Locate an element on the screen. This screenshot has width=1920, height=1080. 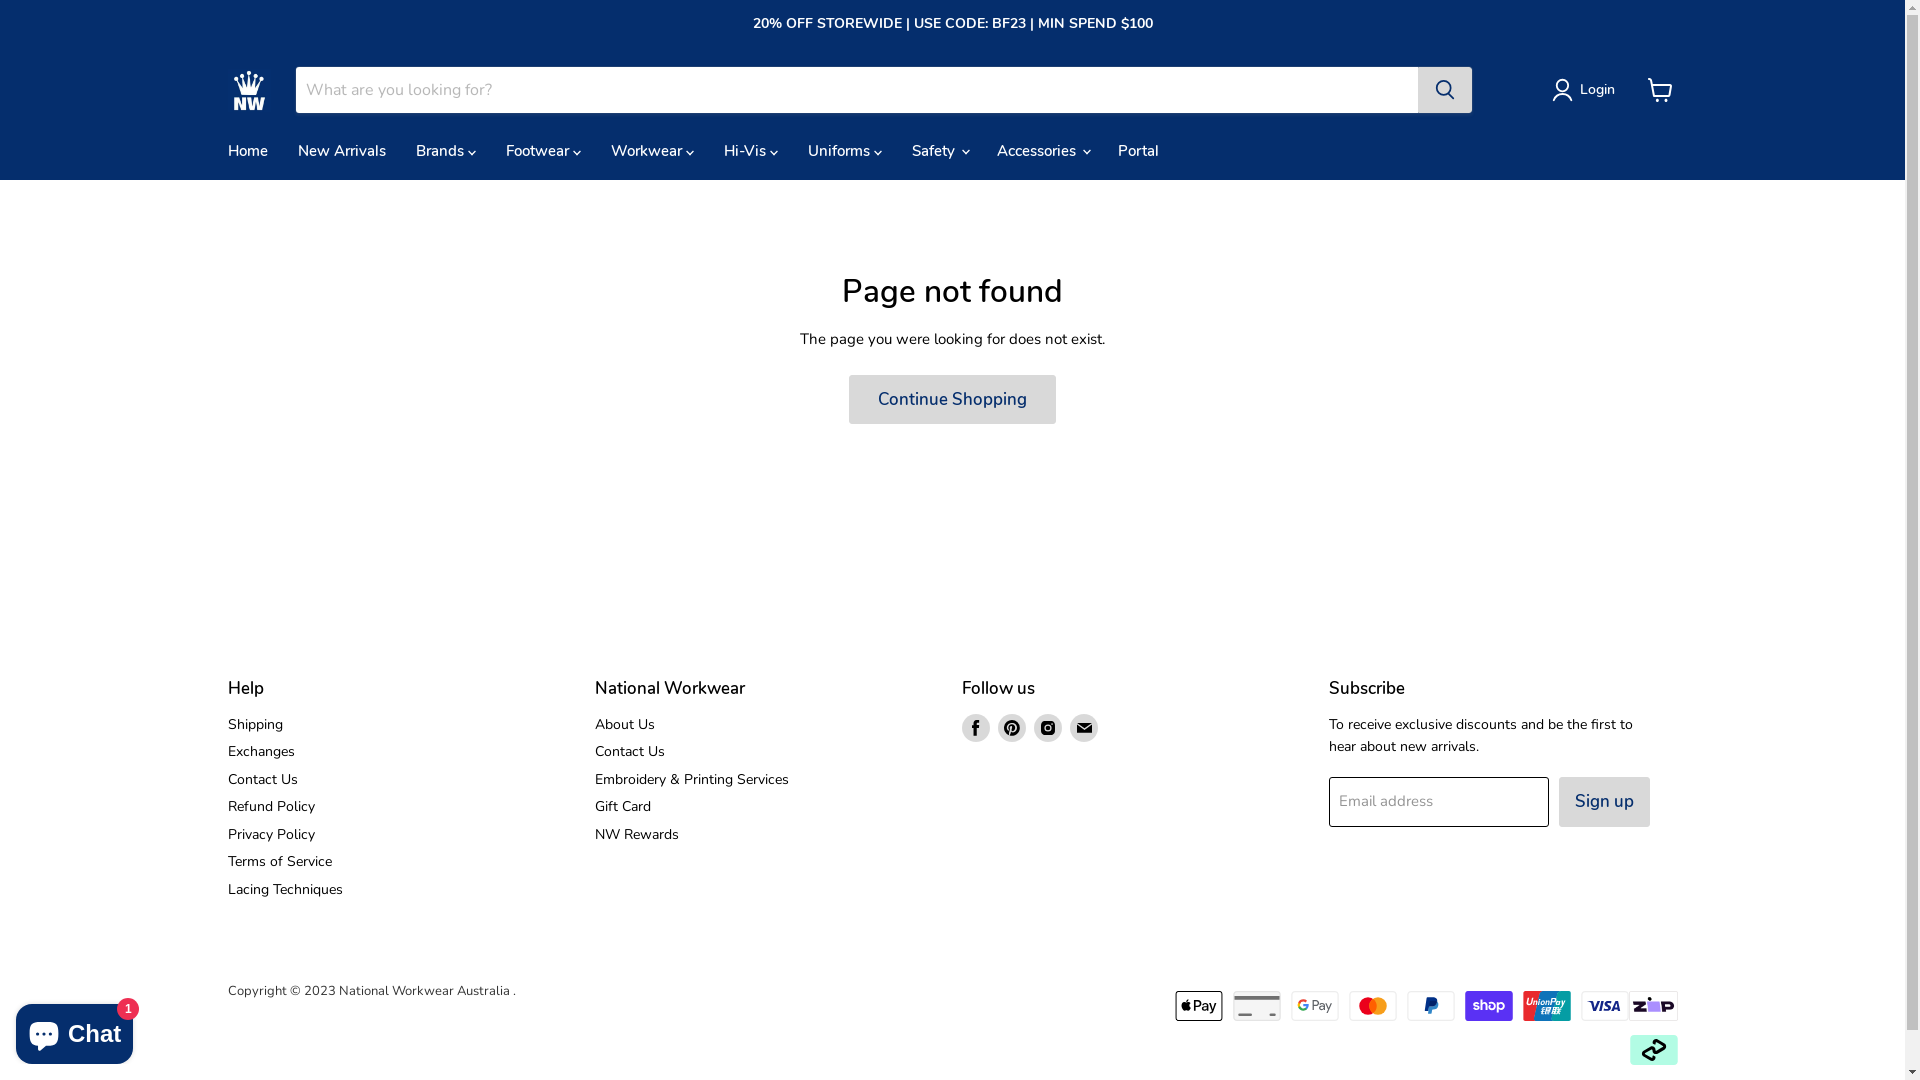
'Find us on Email' is located at coordinates (1083, 728).